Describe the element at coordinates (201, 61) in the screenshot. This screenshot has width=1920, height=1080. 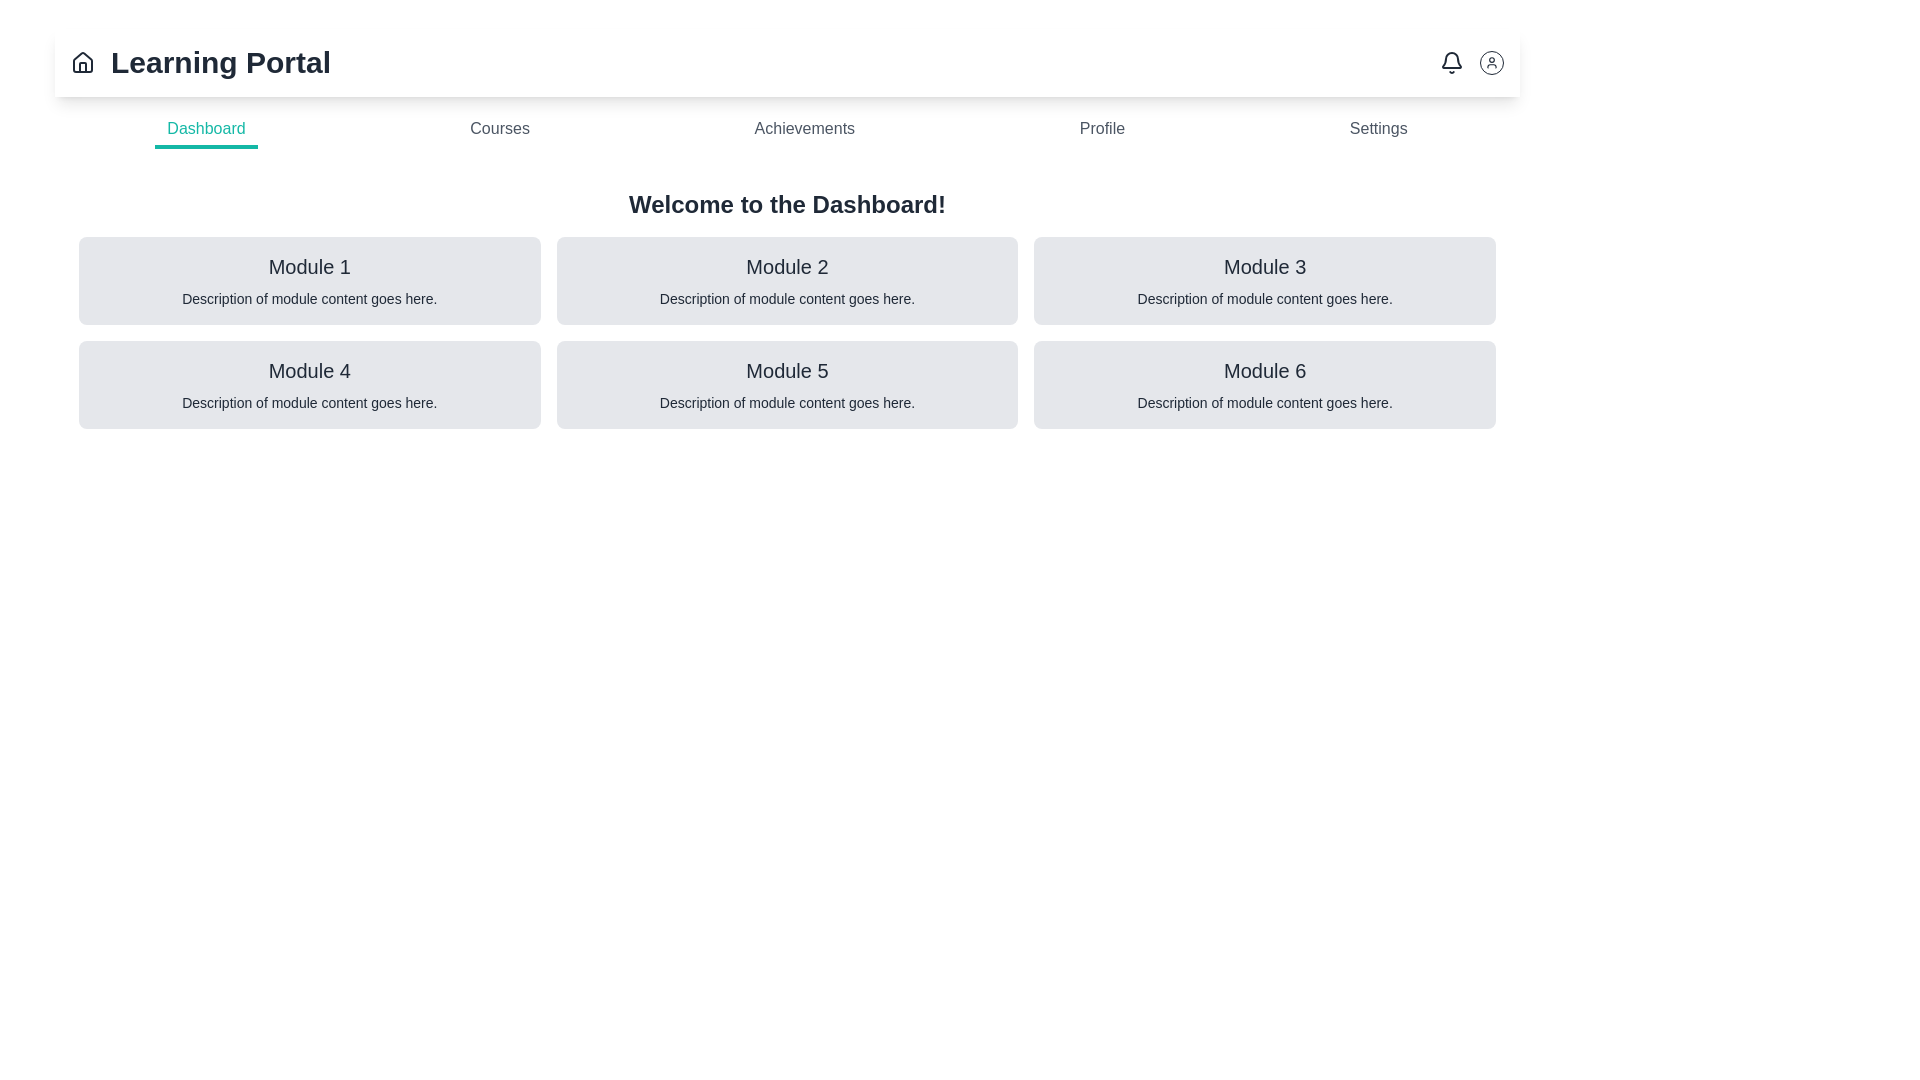
I see `the 'Learning Portal' text in the top navigation bar` at that location.